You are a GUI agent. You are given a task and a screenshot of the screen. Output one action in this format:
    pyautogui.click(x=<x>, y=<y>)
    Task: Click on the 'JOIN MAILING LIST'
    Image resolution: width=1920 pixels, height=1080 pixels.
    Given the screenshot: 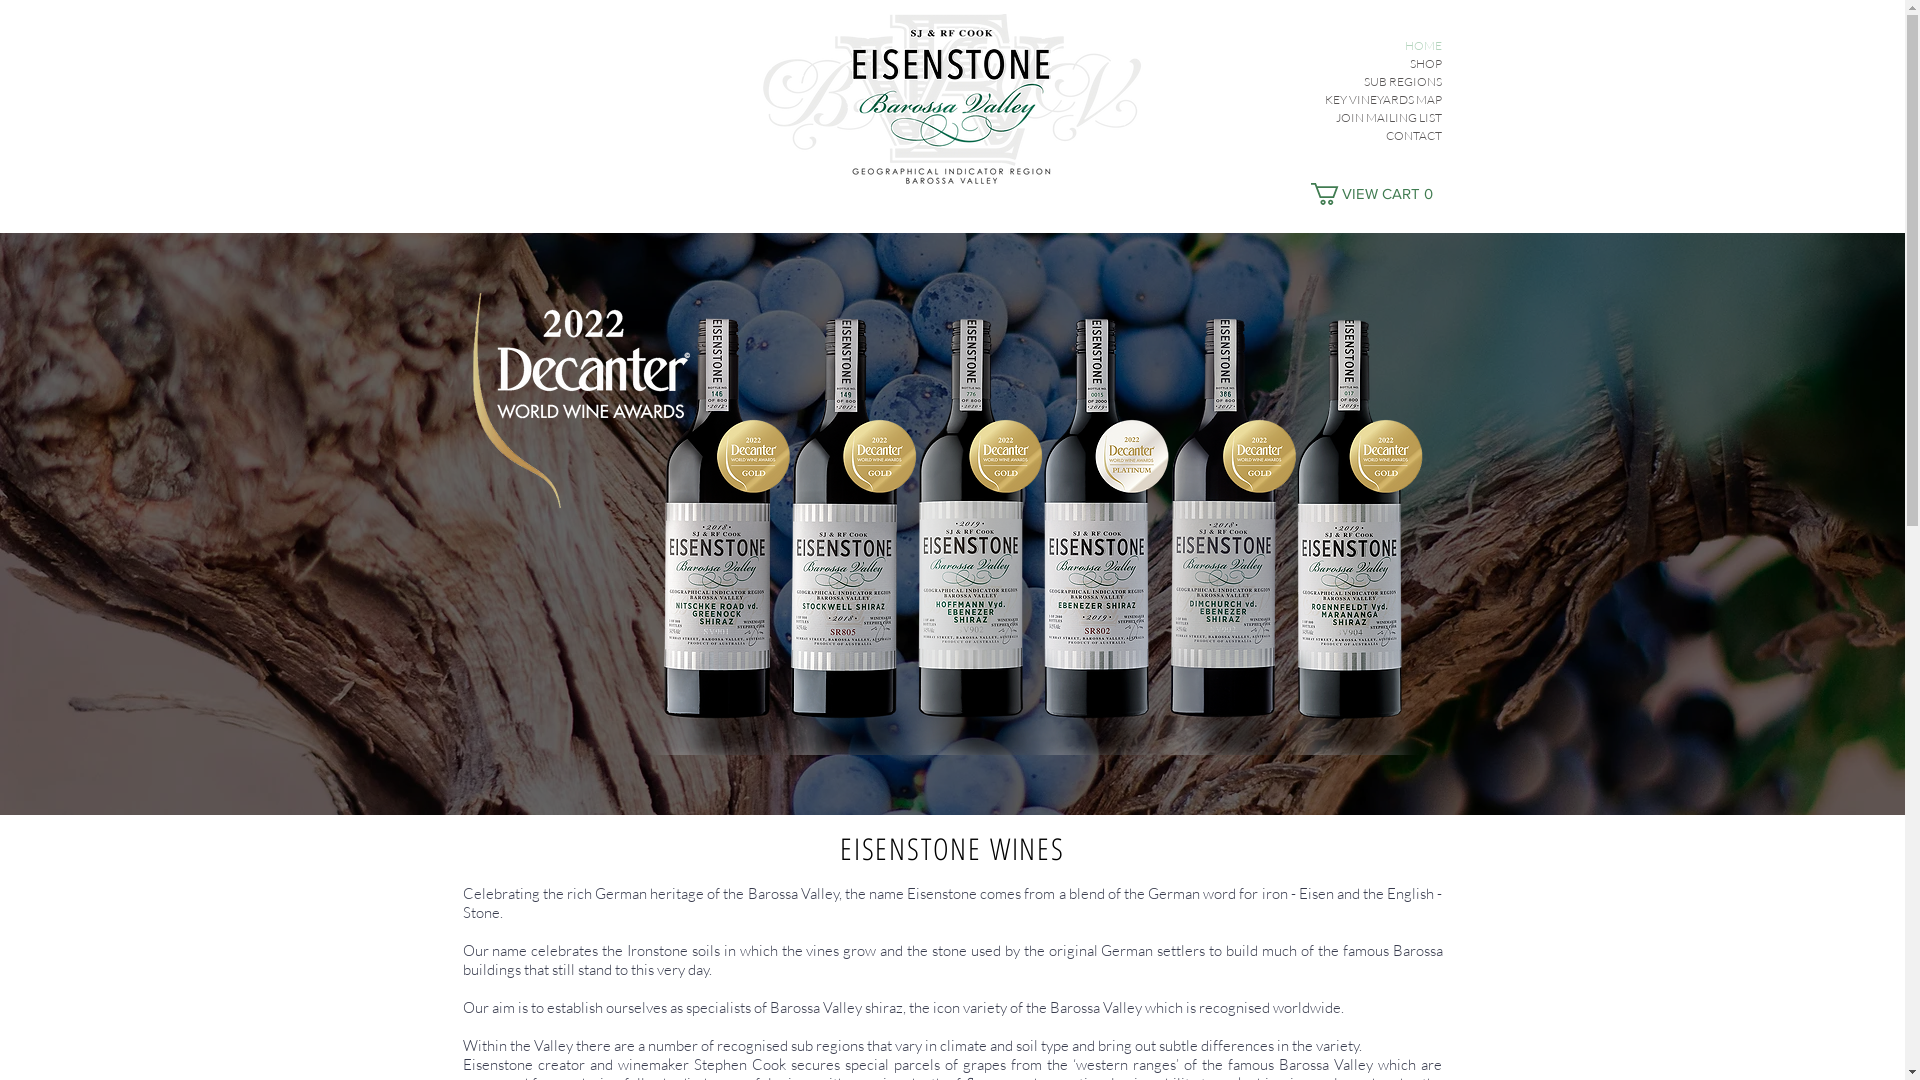 What is the action you would take?
    pyautogui.click(x=1291, y=118)
    